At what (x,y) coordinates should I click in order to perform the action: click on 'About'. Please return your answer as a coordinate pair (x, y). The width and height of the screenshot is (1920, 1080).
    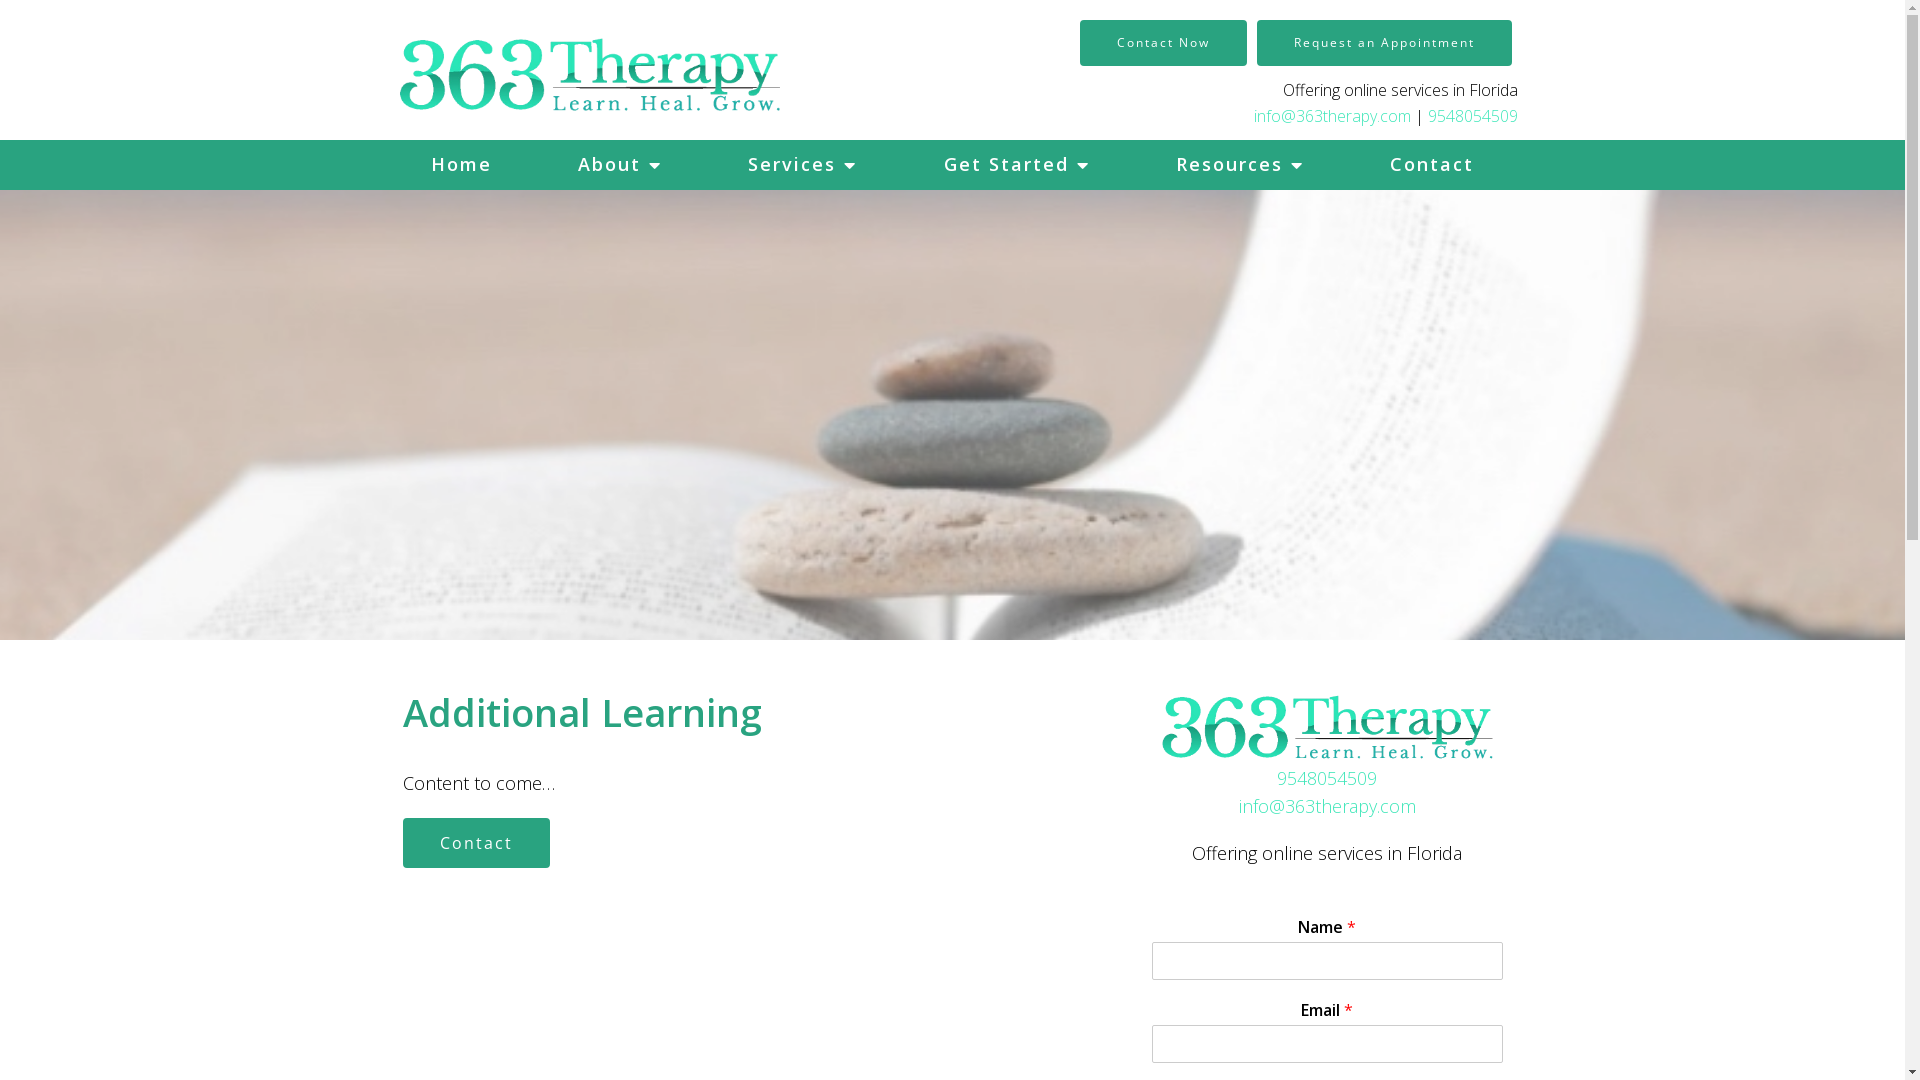
    Looking at the image, I should click on (534, 164).